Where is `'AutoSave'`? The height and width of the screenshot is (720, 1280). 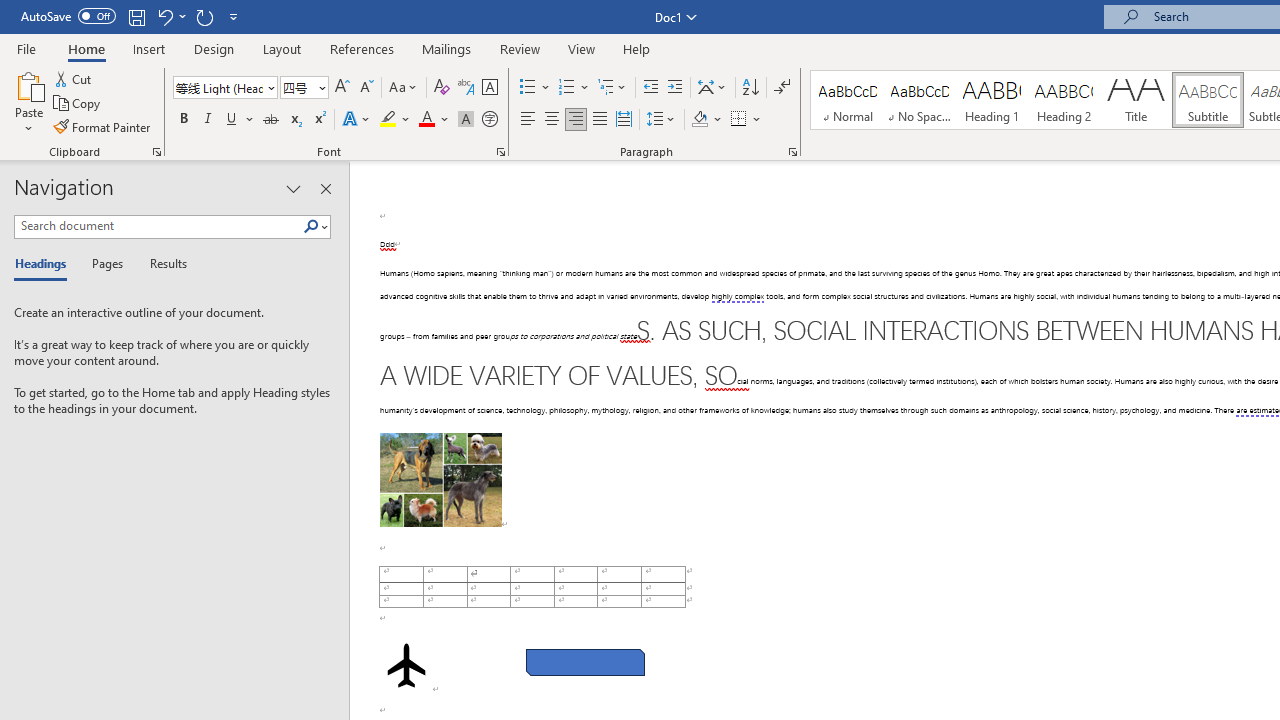 'AutoSave' is located at coordinates (68, 16).